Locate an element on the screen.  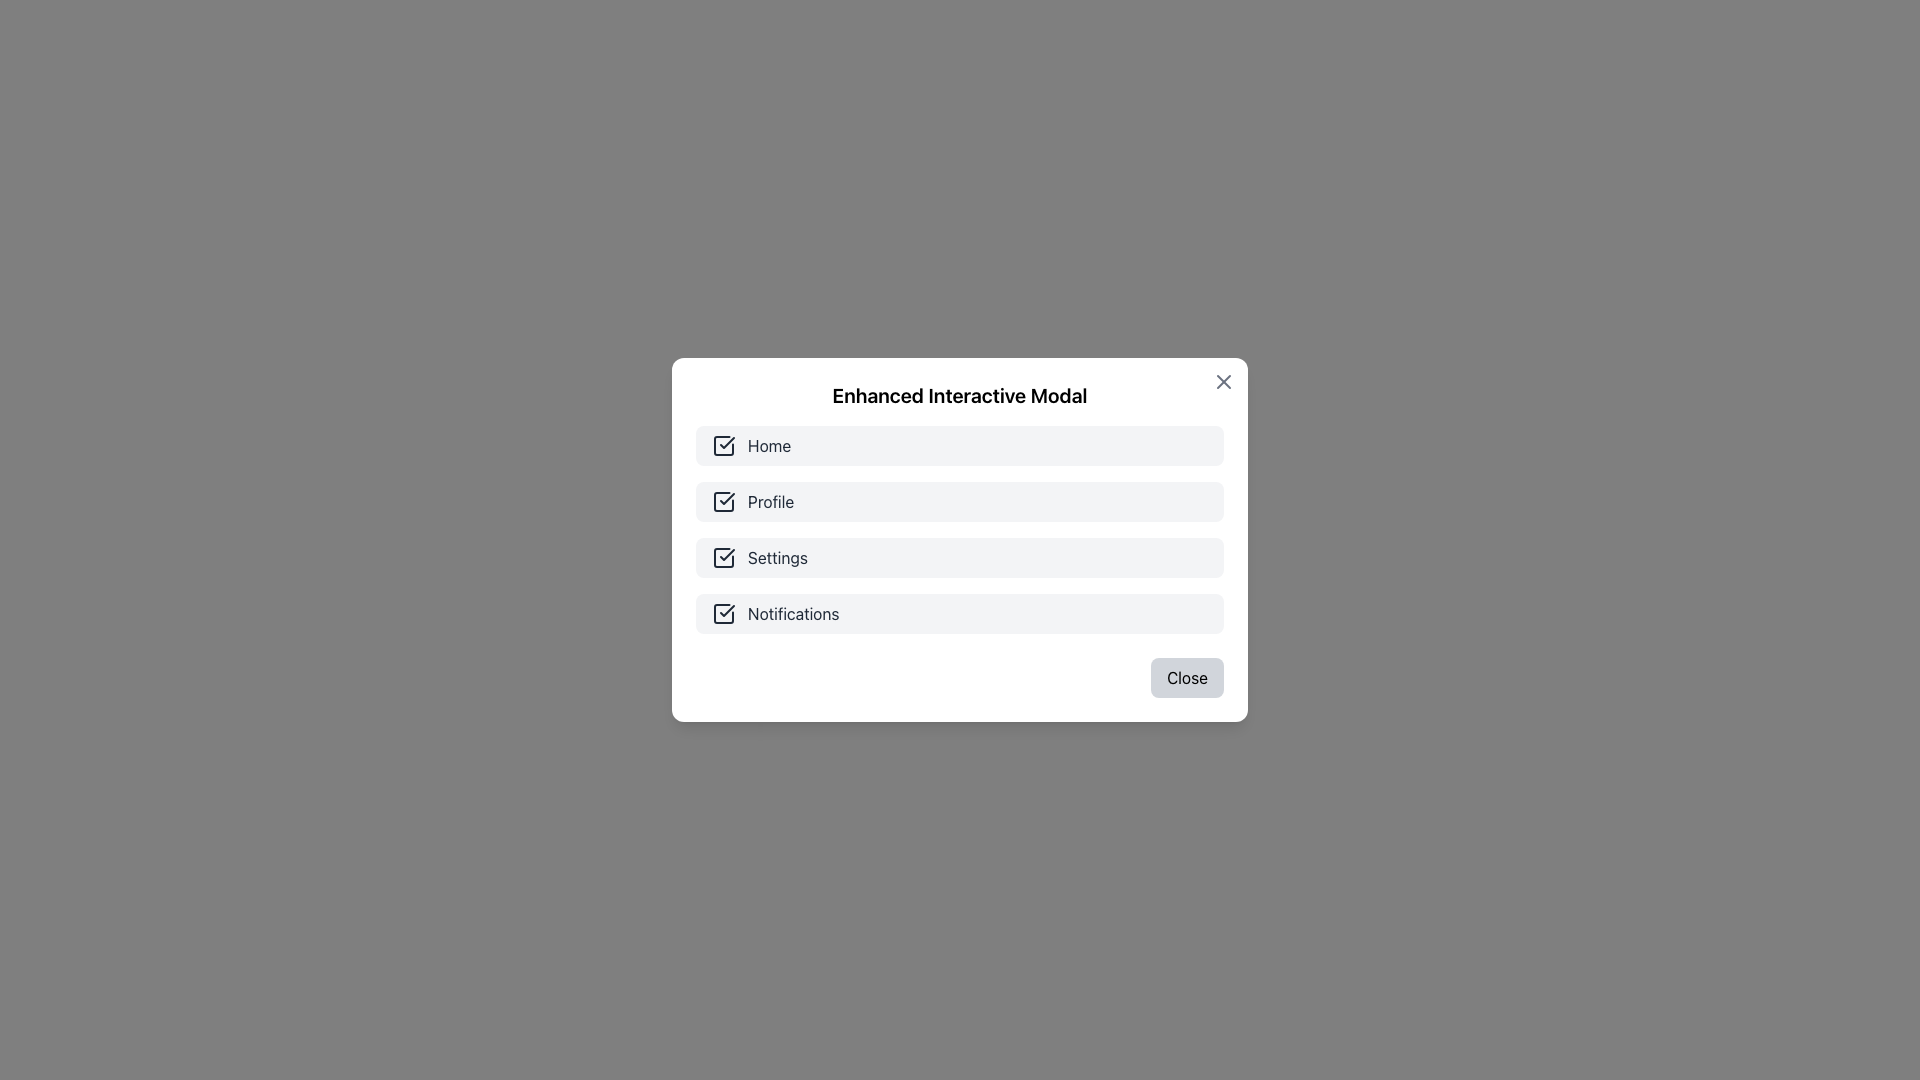
the 'Close' button located at the bottom right corner of the modal dialog to change its background color is located at coordinates (1187, 677).